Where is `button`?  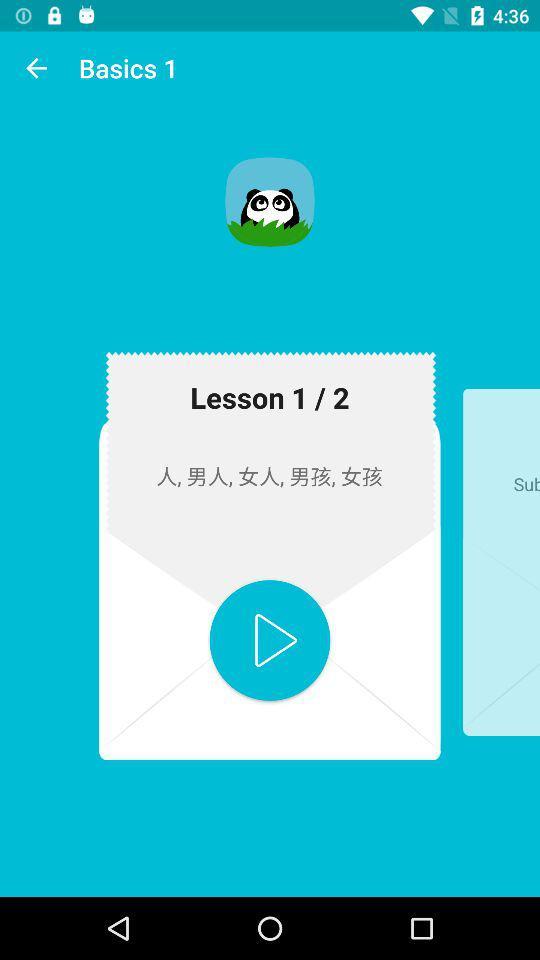 button is located at coordinates (270, 639).